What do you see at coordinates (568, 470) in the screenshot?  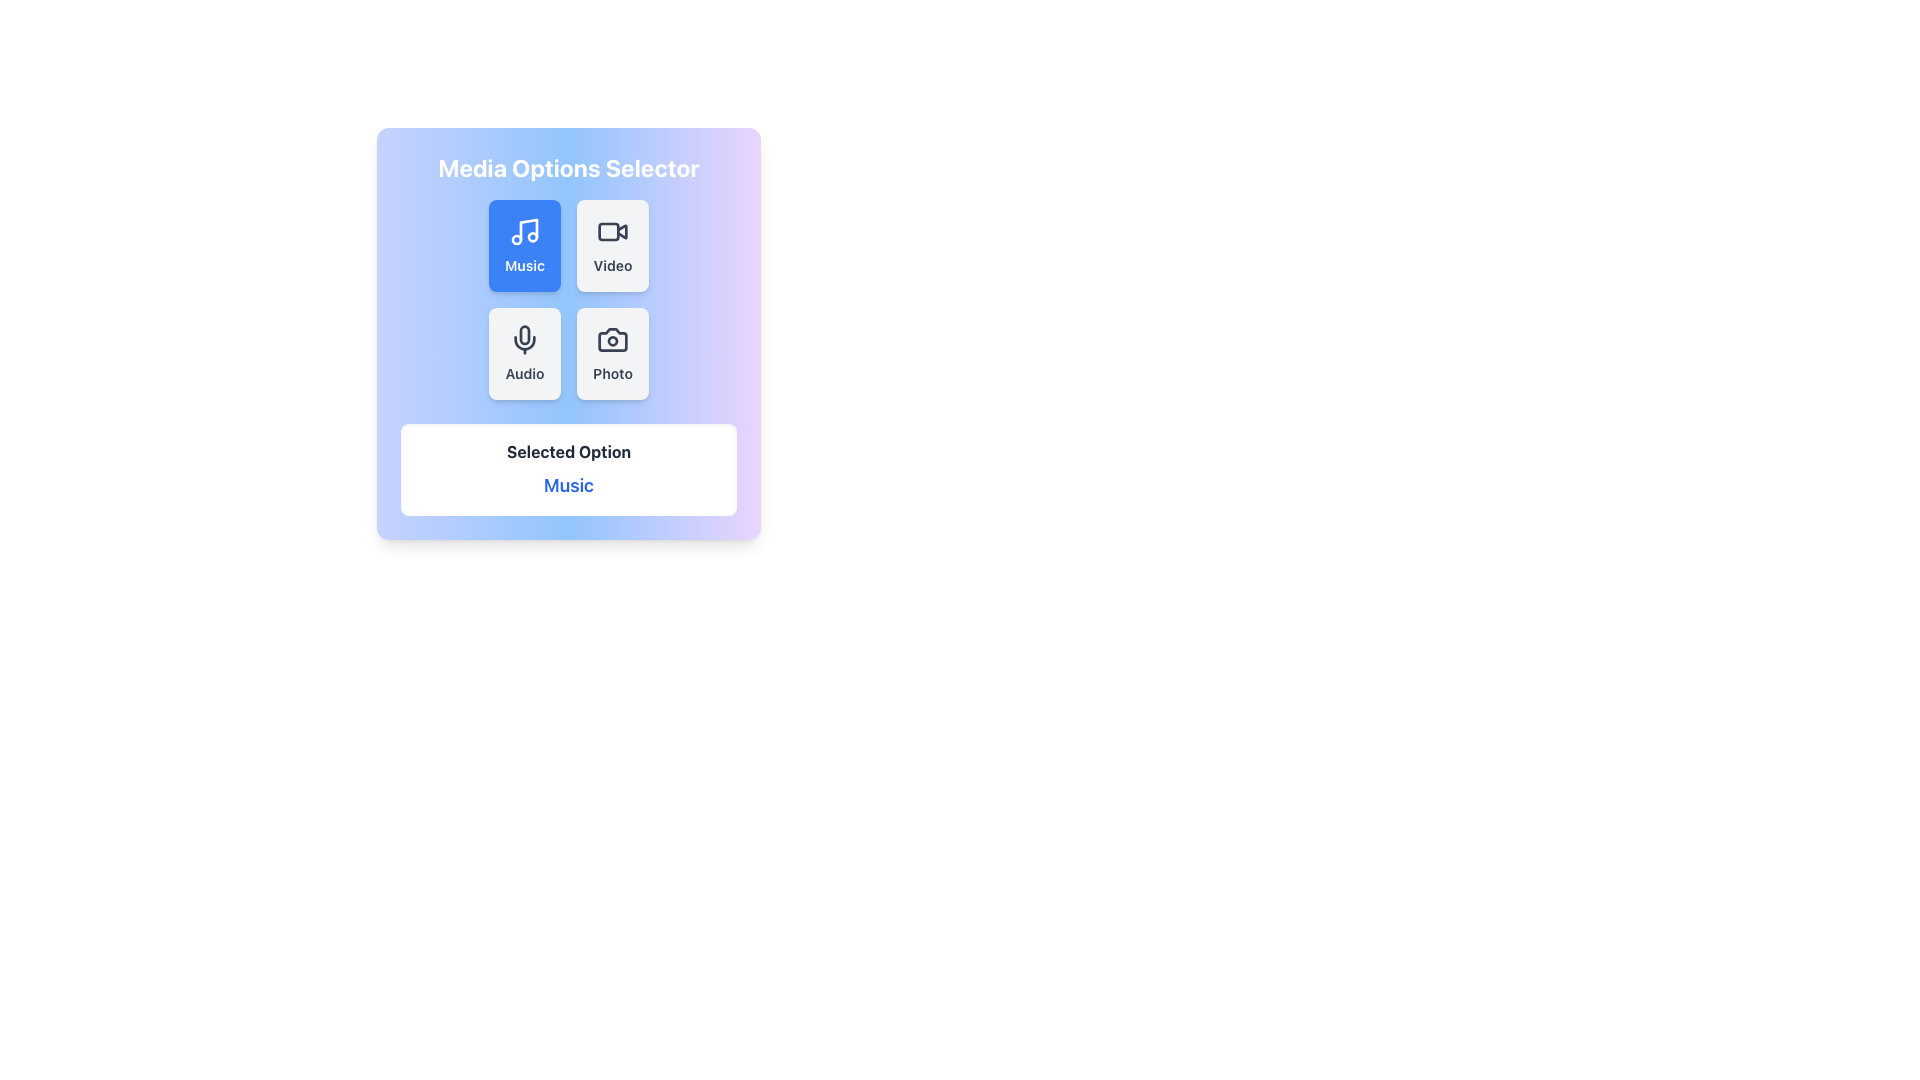 I see `displayed text in the white rectangular box containing 'Selected Option' in bold gray font and 'Music' in blue font, located at the bottom of the 'Media Options Selector' component` at bounding box center [568, 470].